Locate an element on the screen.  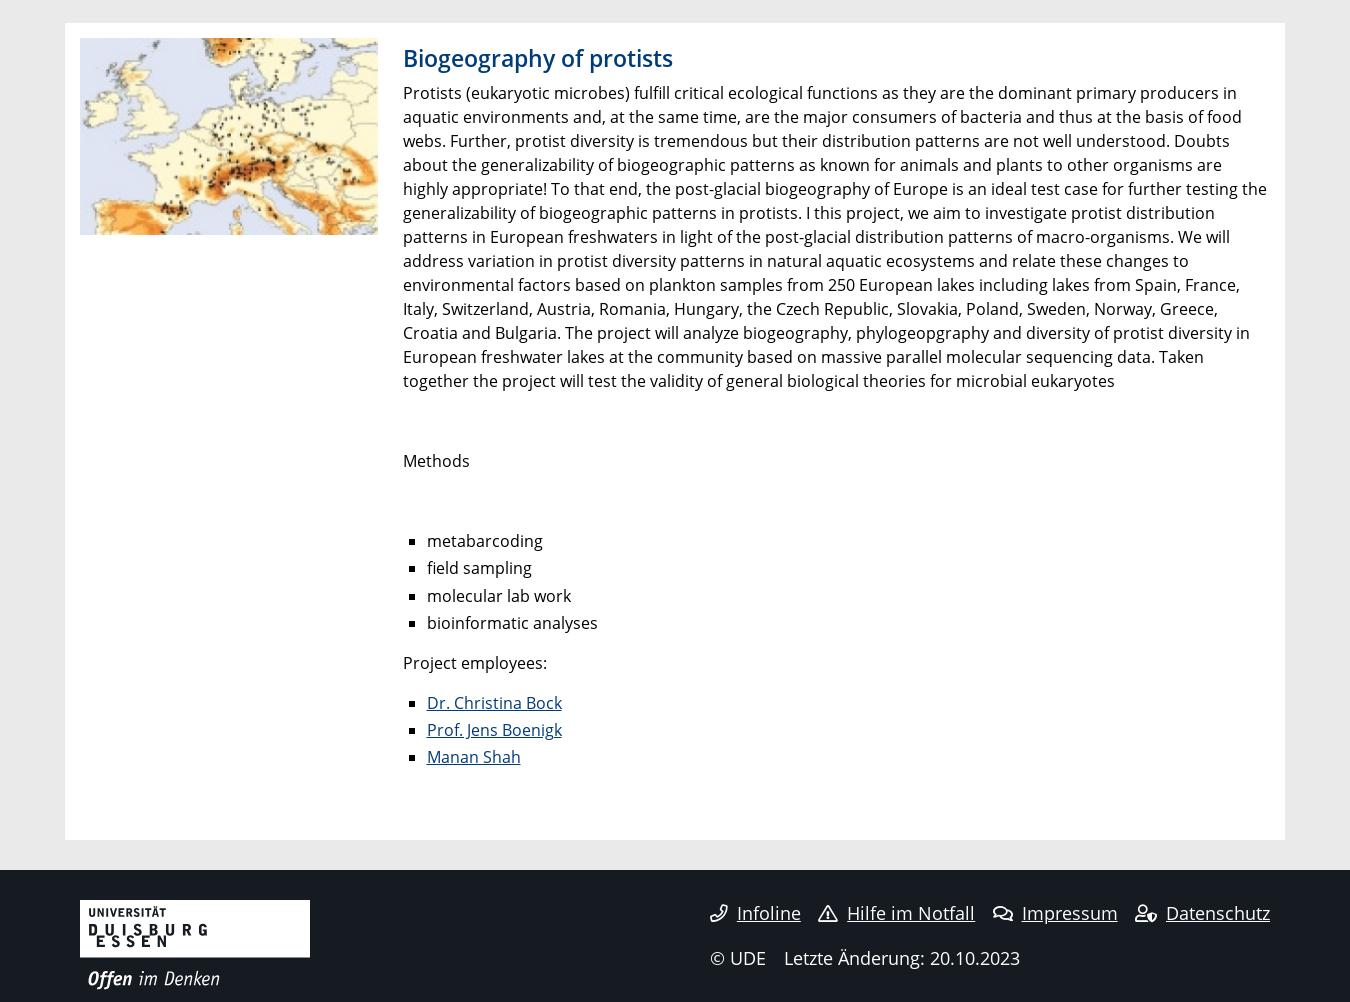
'Datenschutz' is located at coordinates (1164, 913).